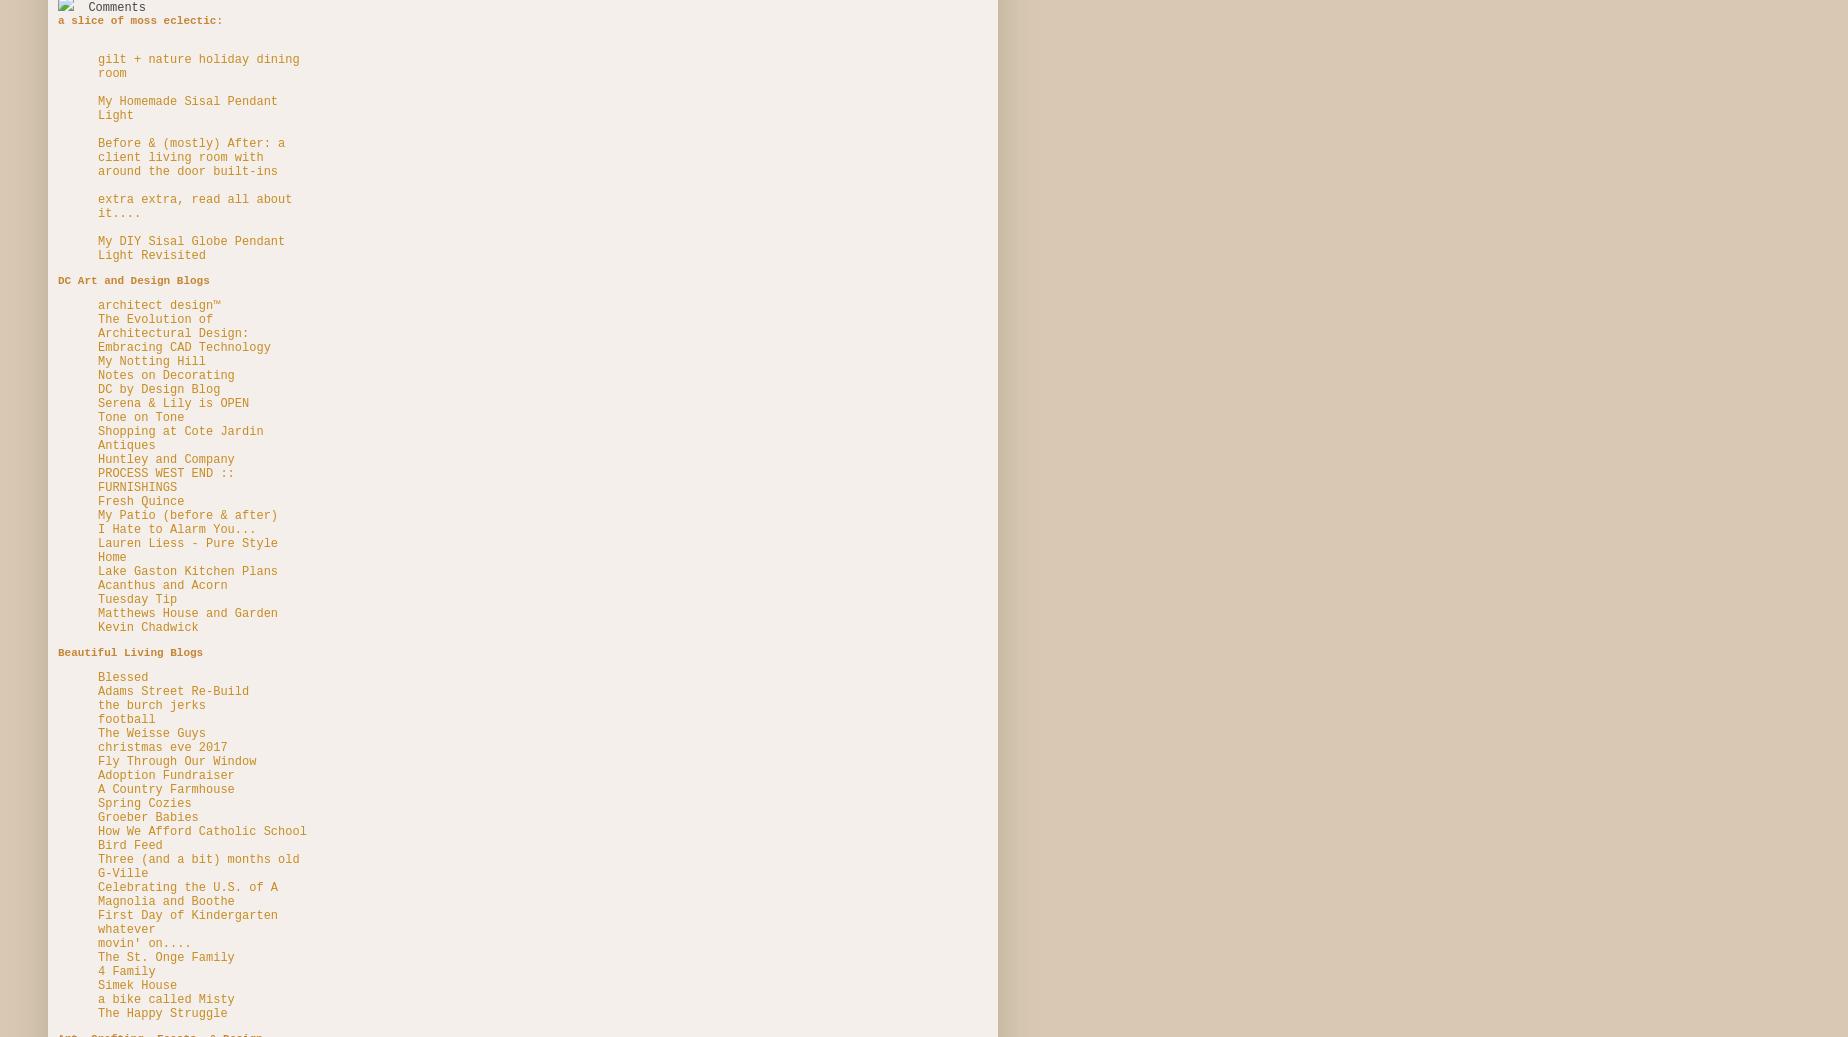 The height and width of the screenshot is (1037, 1848). Describe the element at coordinates (97, 331) in the screenshot. I see `'The Evolution of Architectural Design: Embracing CAD Technology'` at that location.